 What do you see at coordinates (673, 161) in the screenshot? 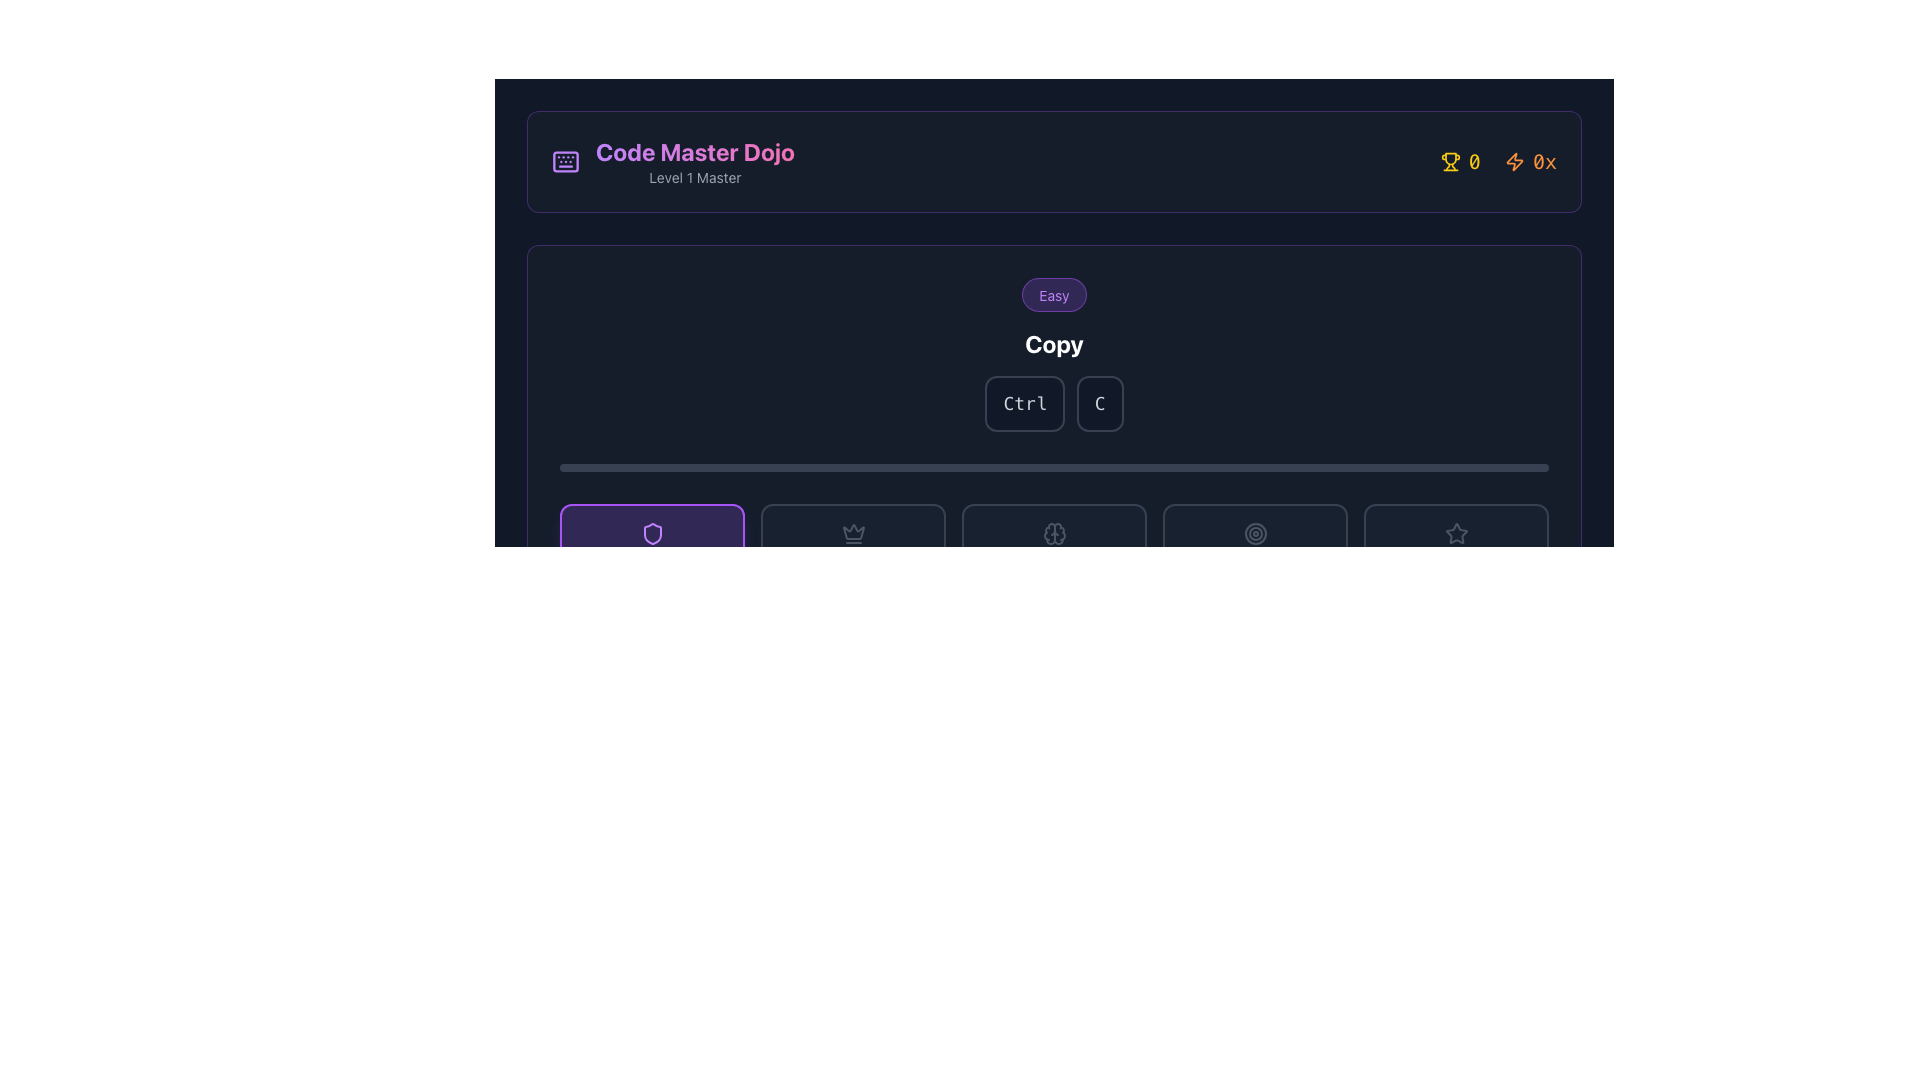
I see `the header titled 'Code Master Dojo', which is bold and has a gradient title text, located at the top left of the card` at bounding box center [673, 161].